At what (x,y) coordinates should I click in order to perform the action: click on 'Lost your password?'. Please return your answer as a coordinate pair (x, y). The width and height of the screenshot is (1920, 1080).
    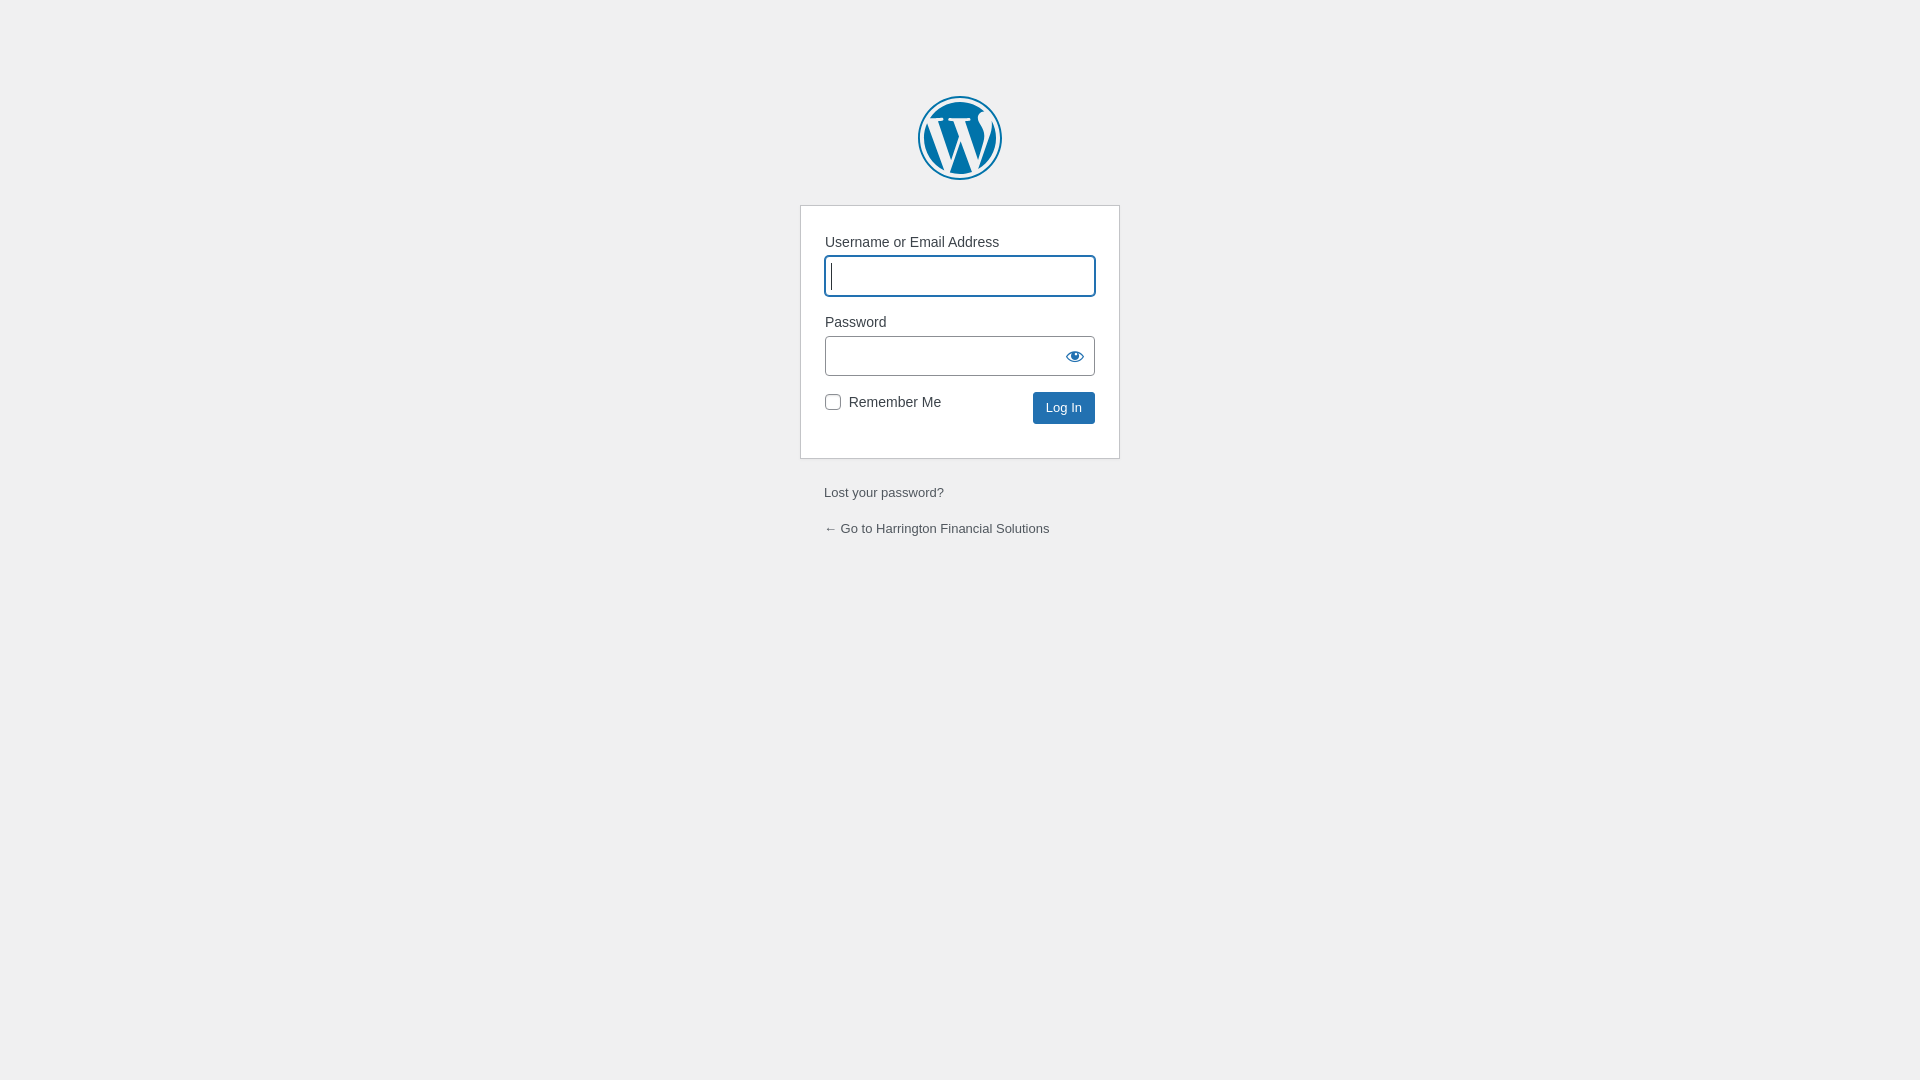
    Looking at the image, I should click on (824, 492).